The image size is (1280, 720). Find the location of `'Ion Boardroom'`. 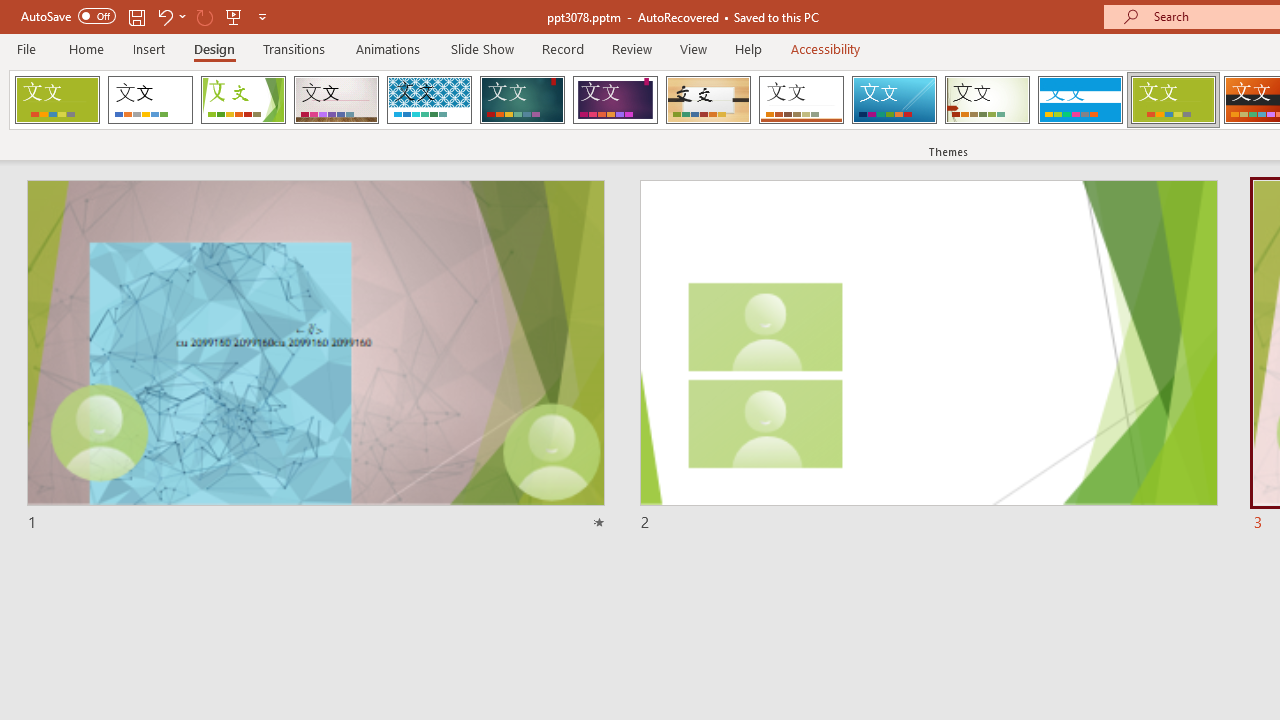

'Ion Boardroom' is located at coordinates (614, 100).